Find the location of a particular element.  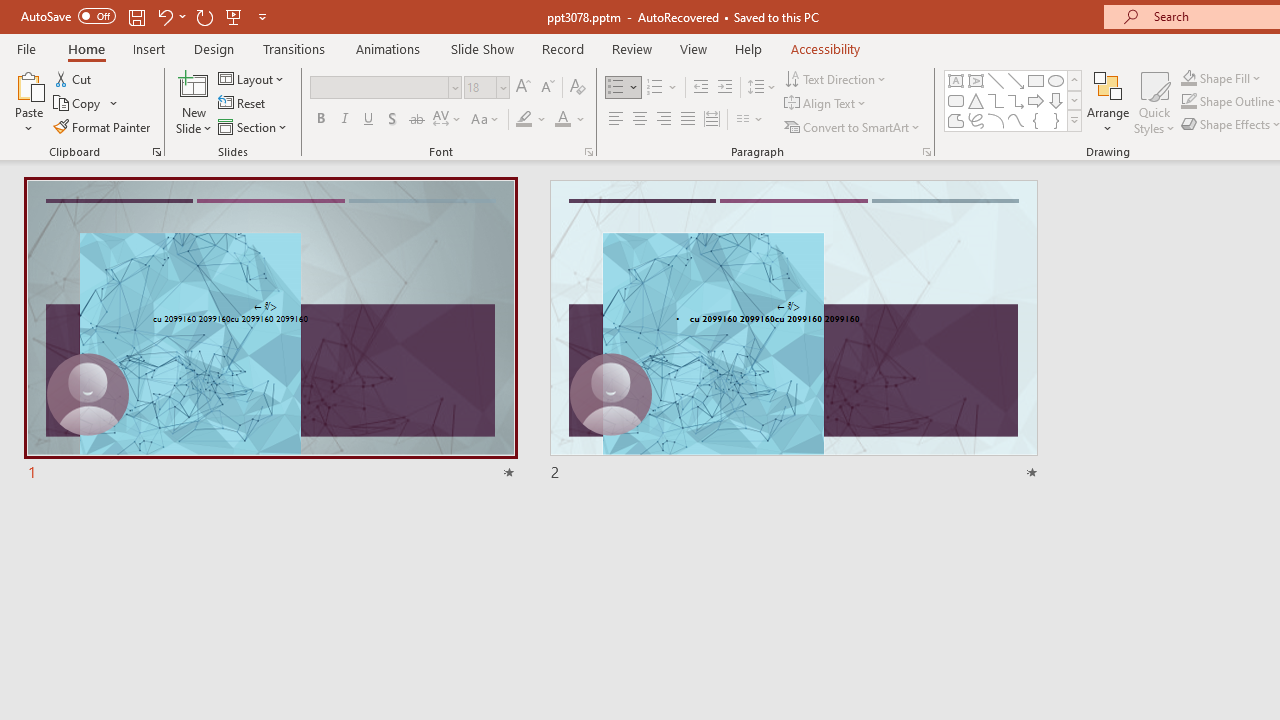

'Oval' is located at coordinates (1055, 80).